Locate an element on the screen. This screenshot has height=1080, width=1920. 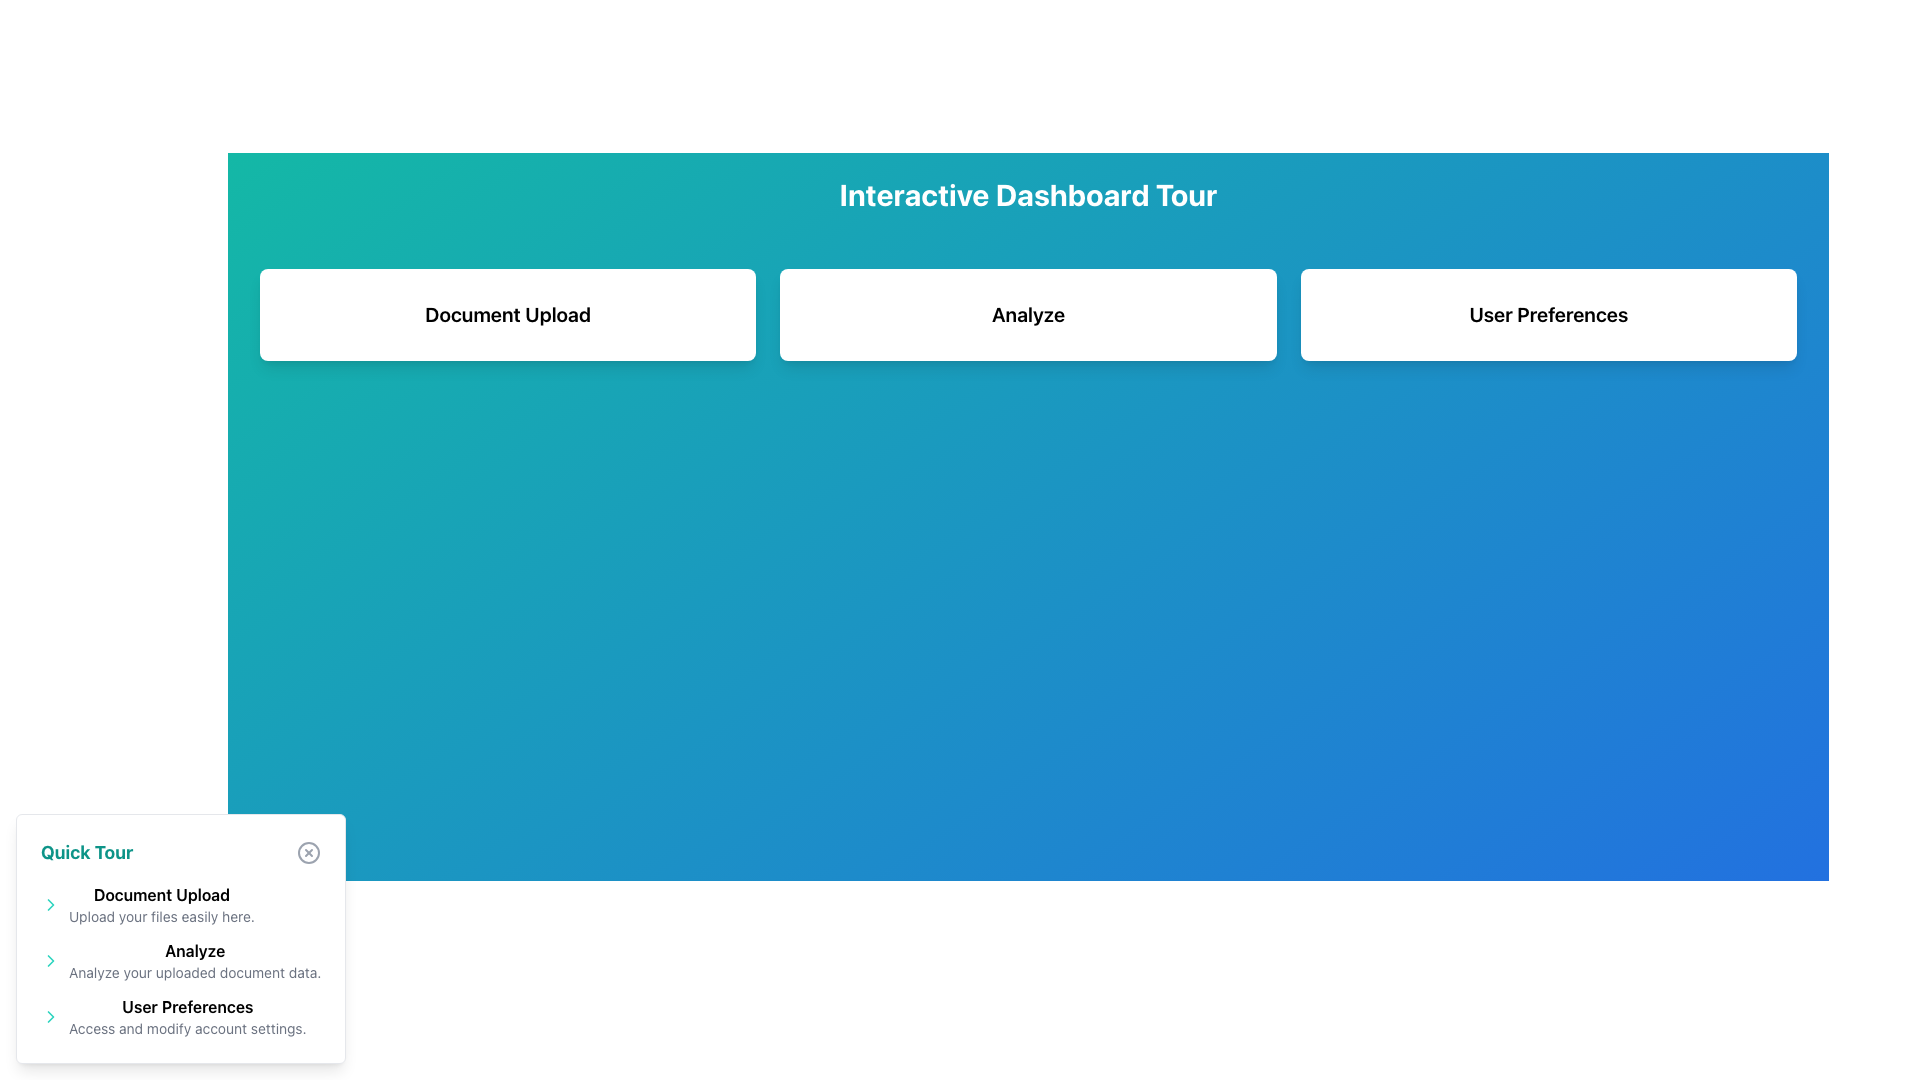
the teal-green arrow icon pointing to the right, located next to the 'Analyze' title in the Quick Tour section is located at coordinates (51, 905).